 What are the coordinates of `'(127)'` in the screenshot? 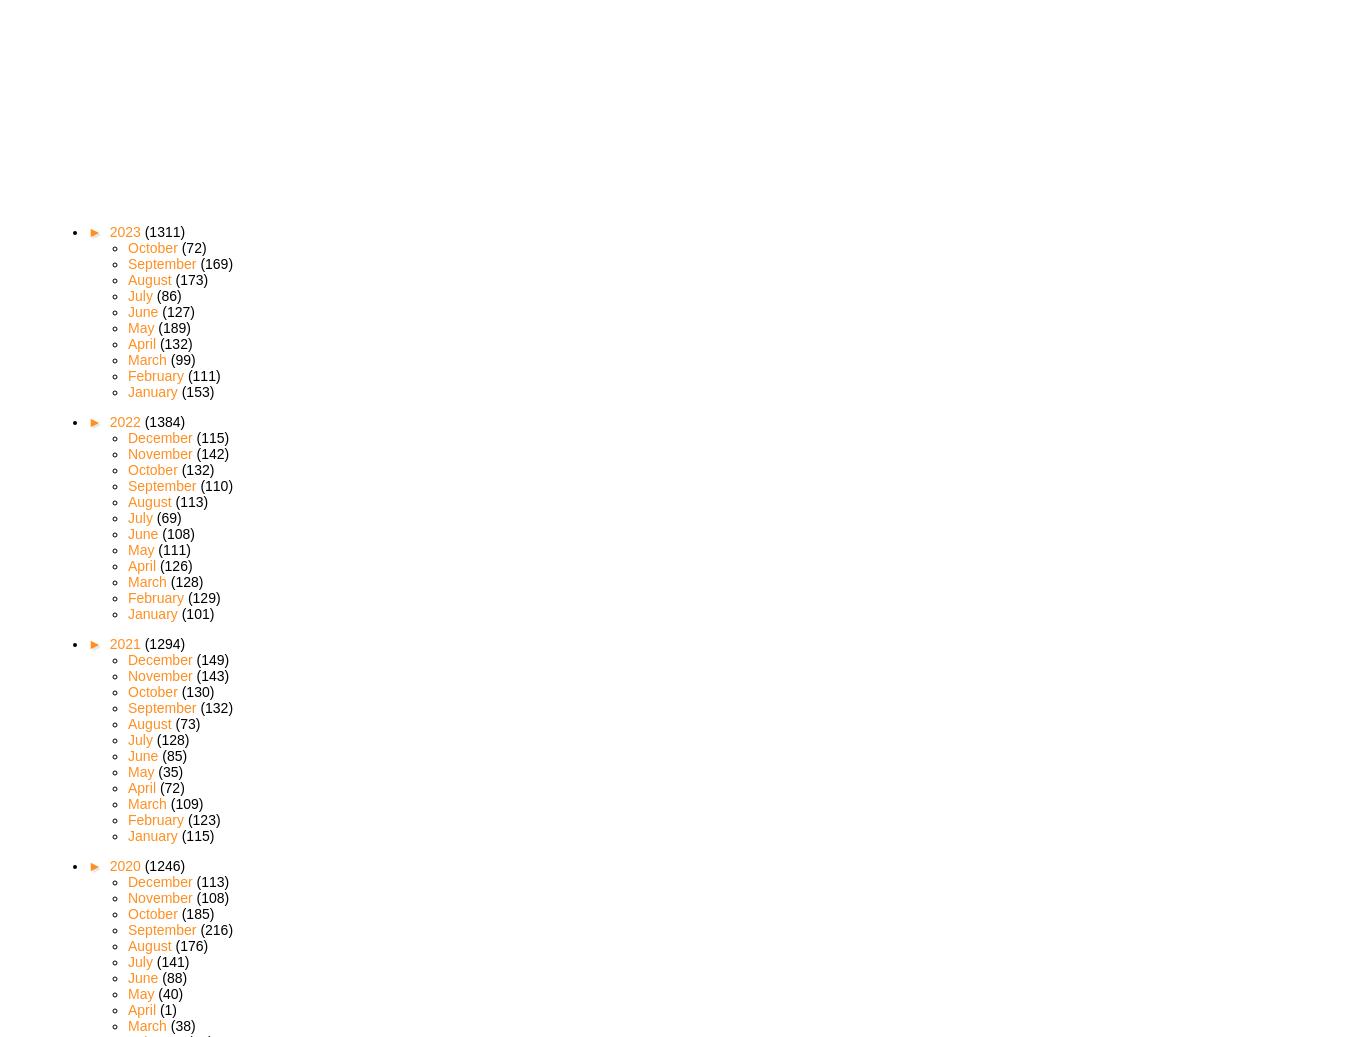 It's located at (177, 309).